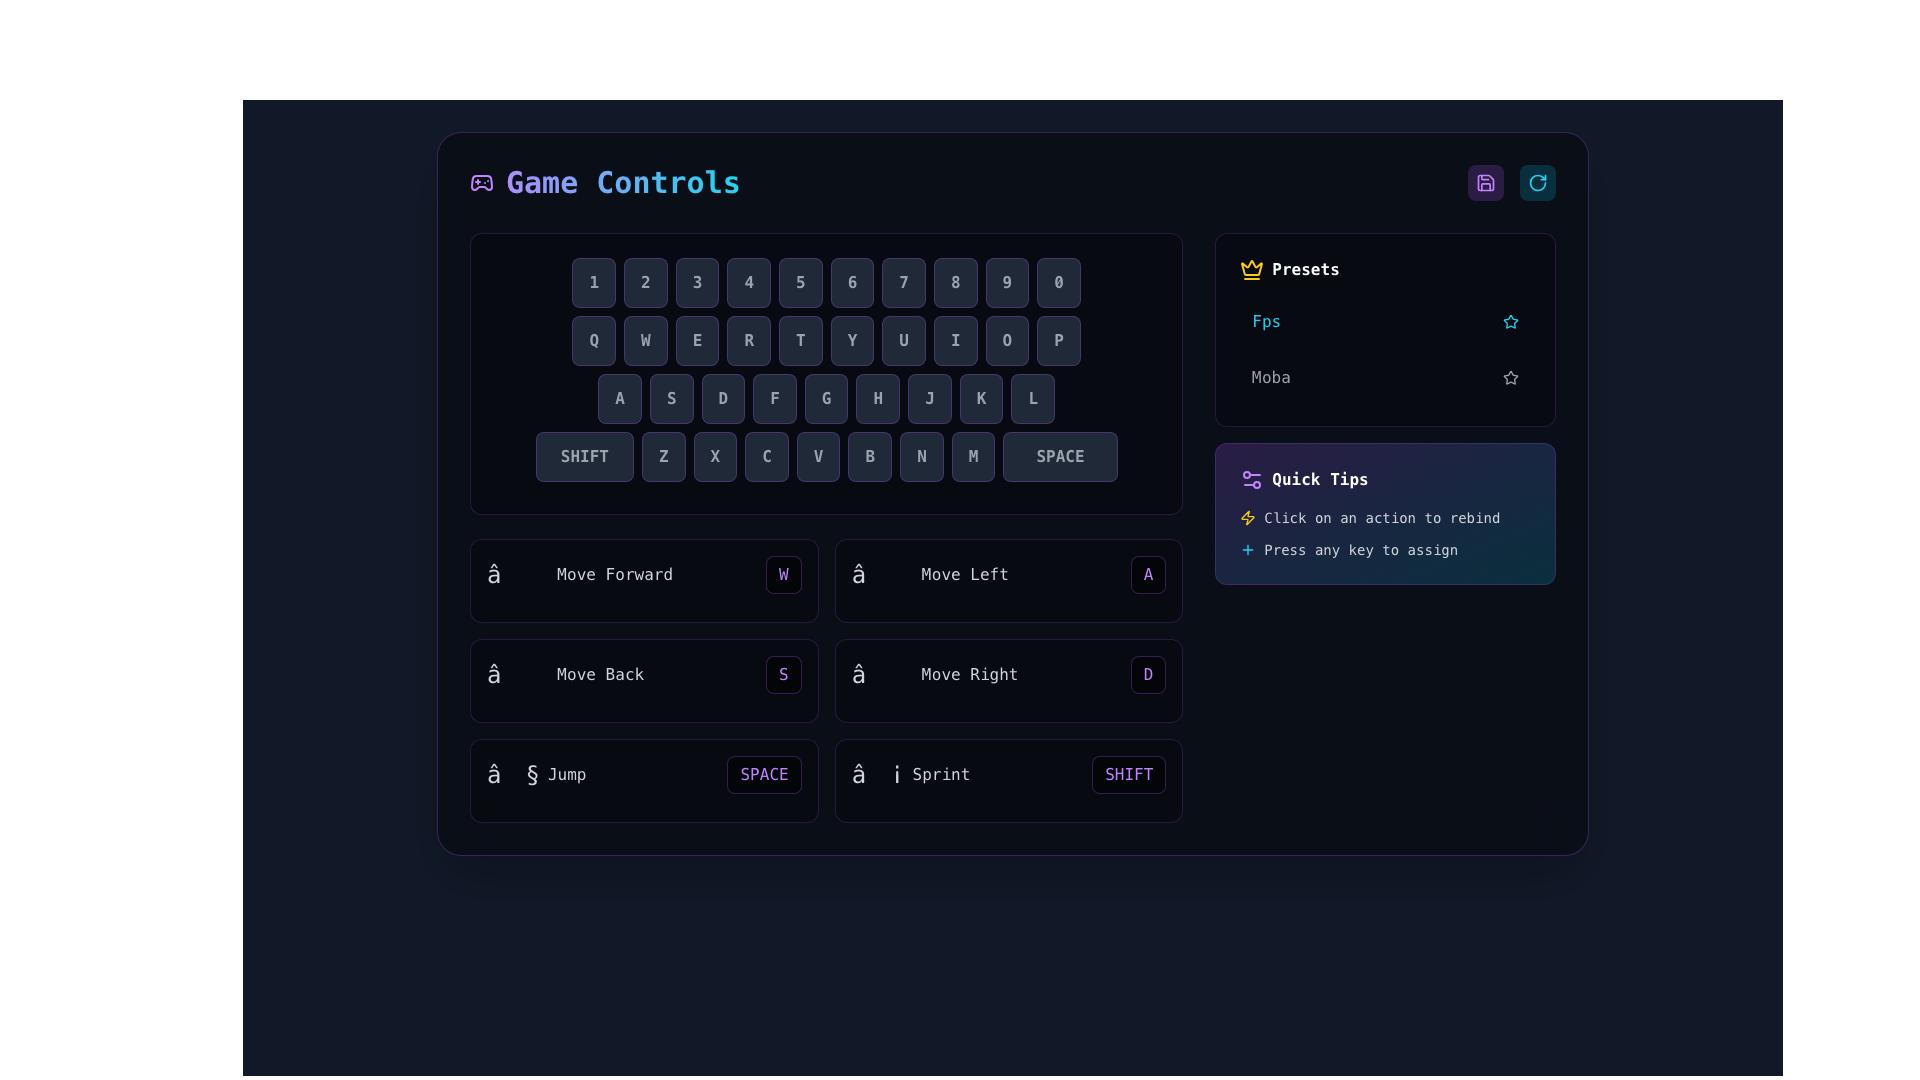 The width and height of the screenshot is (1920, 1080). I want to click on the 'Move Left' text label, which features a leftward-pointing arrow symbol and is styled with a gray, subdued appearance, located in the second row of the movement shortcut settings, so click(929, 574).